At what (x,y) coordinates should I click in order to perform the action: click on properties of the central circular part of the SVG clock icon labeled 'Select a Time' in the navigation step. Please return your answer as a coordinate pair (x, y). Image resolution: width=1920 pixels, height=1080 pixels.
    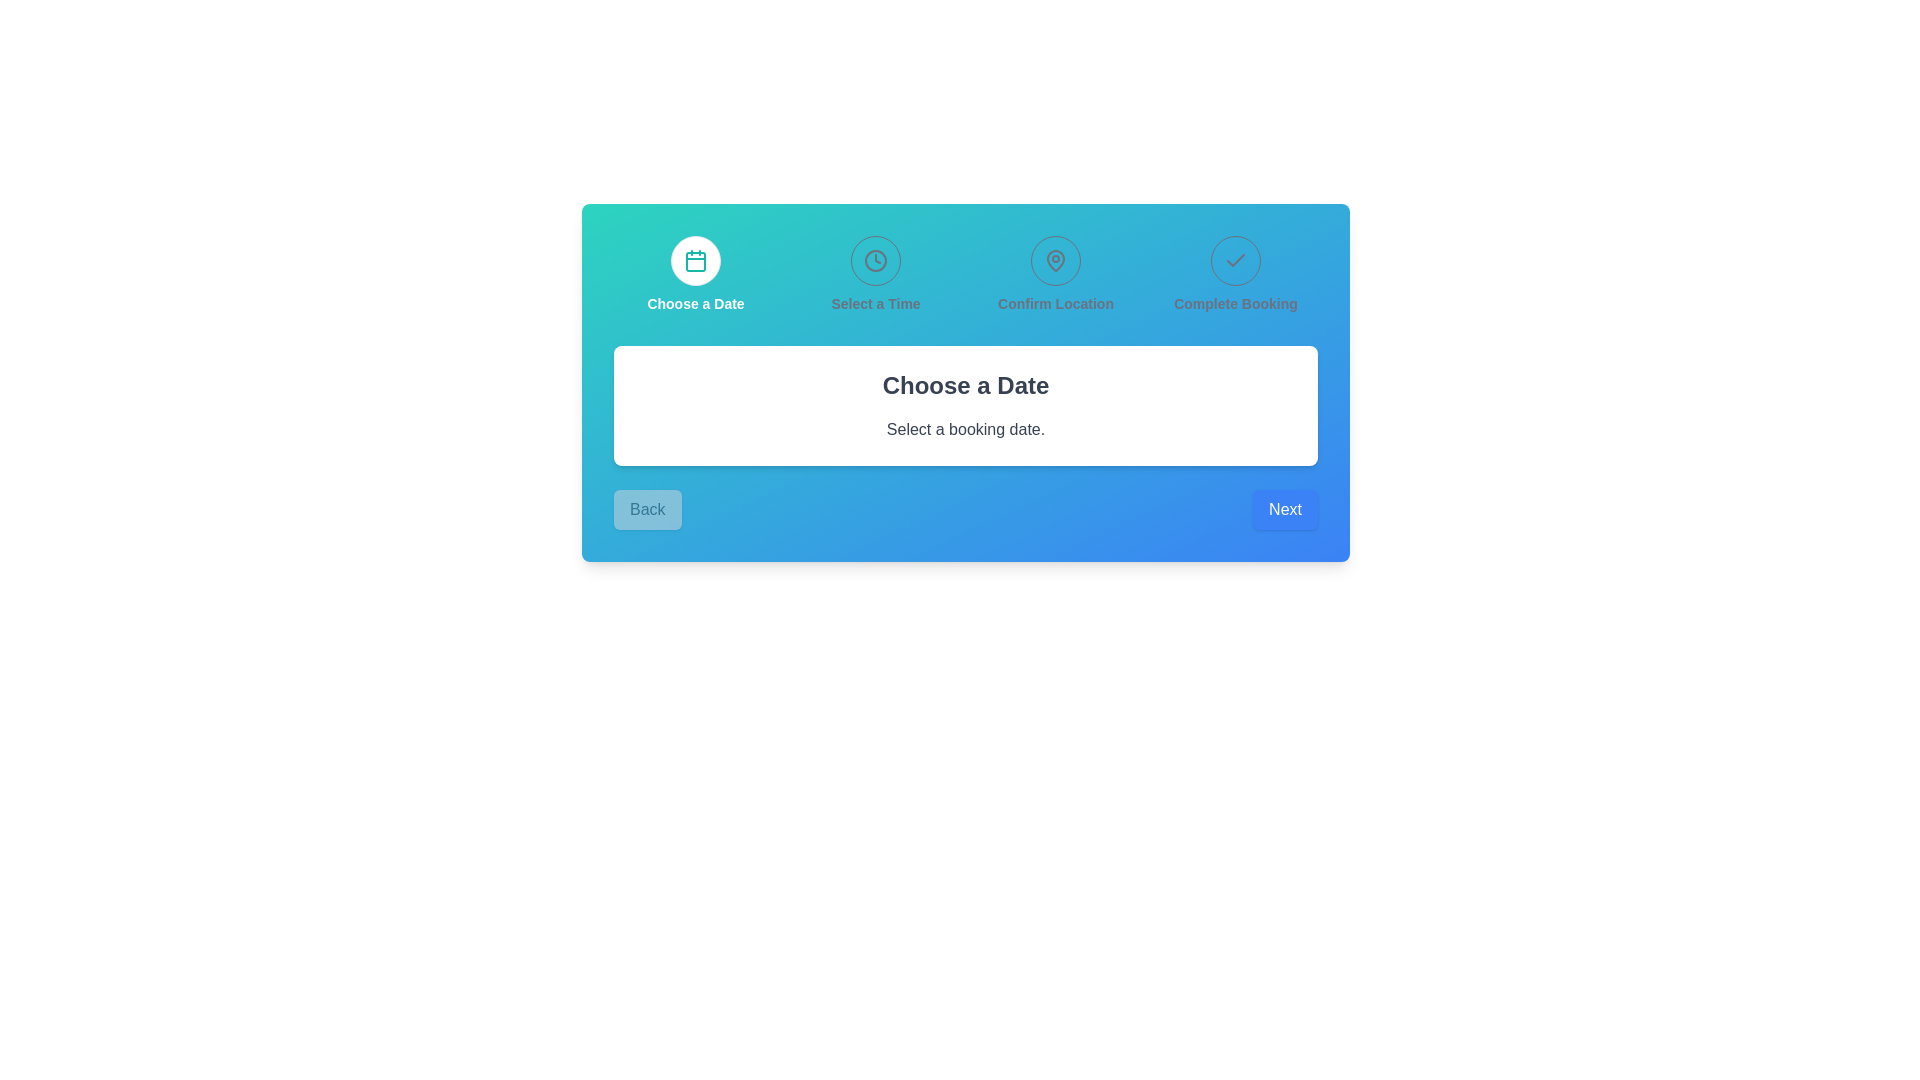
    Looking at the image, I should click on (875, 260).